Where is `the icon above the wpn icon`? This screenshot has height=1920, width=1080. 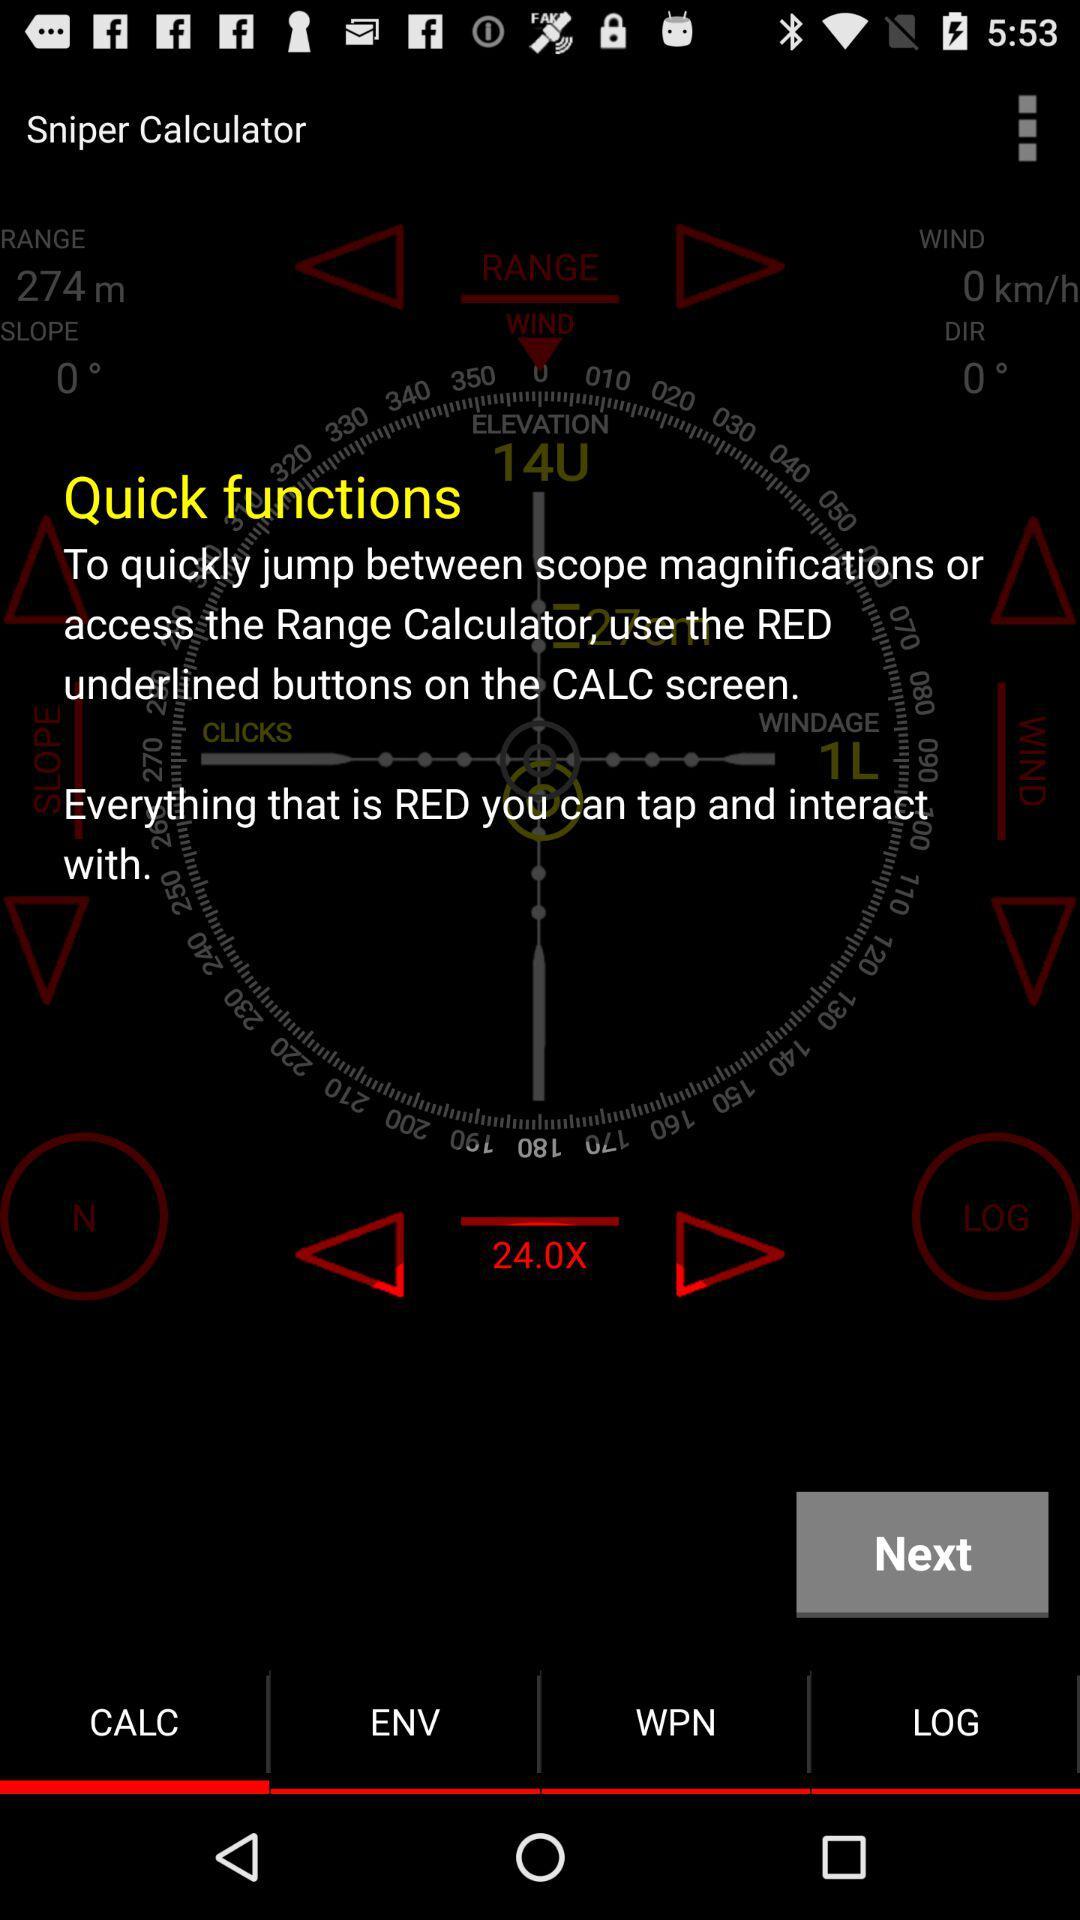
the icon above the wpn icon is located at coordinates (922, 1553).